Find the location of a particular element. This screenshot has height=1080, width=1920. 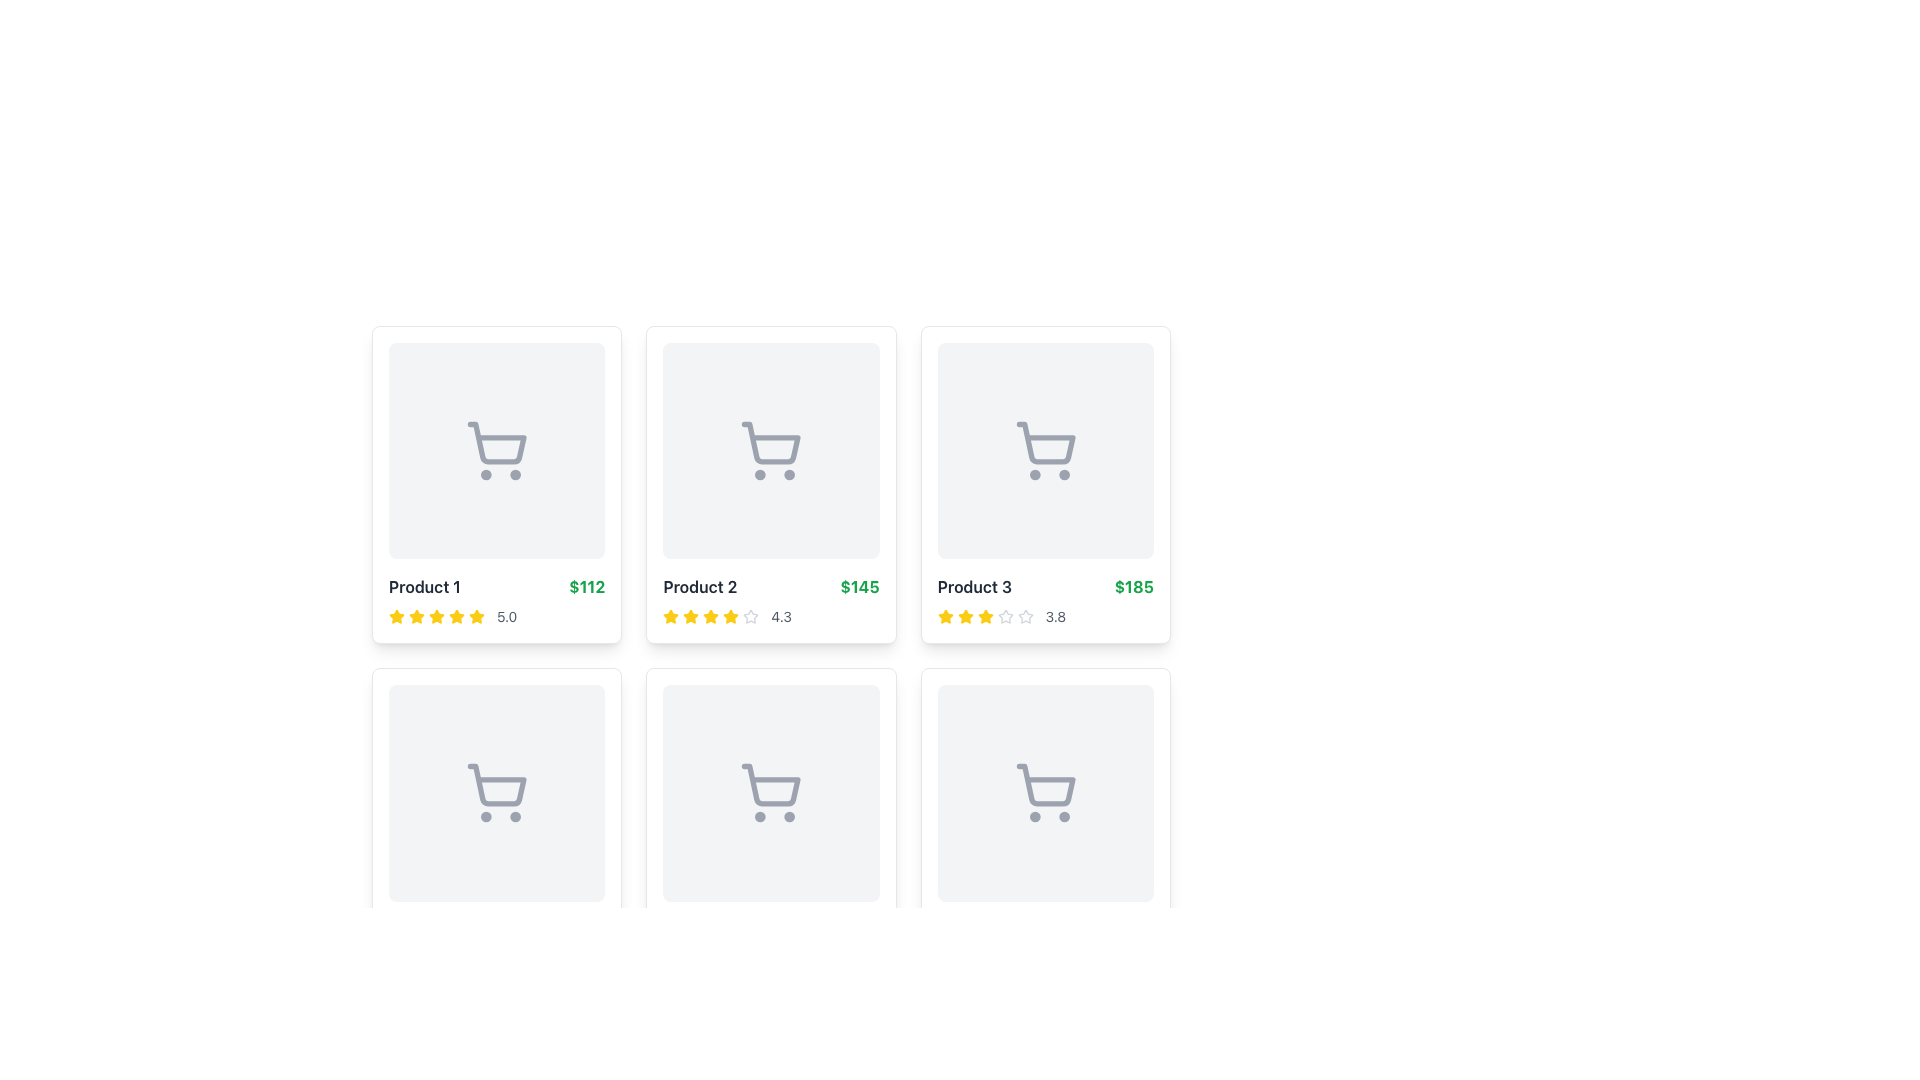

the favorite button located at the top-right corner of the bottom-left square item within the grid layout, which serves is located at coordinates (574, 714).